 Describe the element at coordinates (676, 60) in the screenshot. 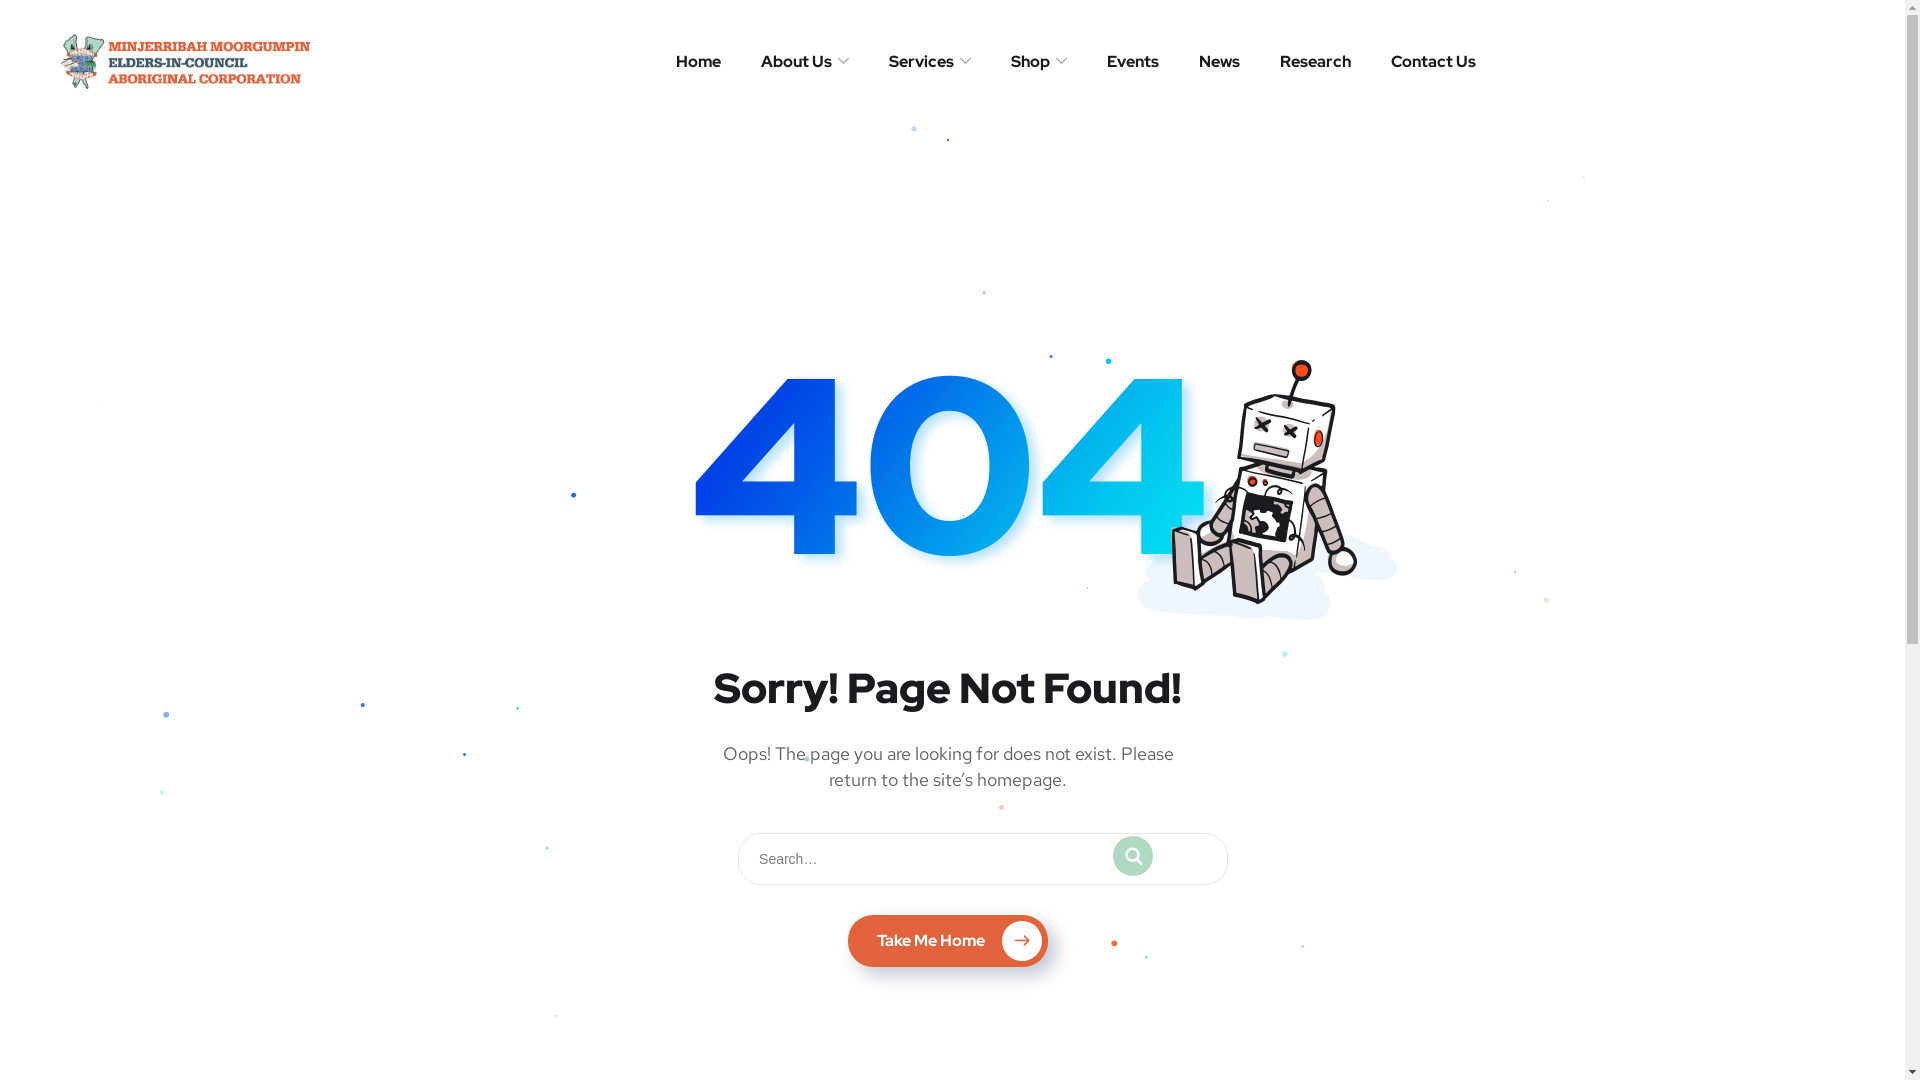

I see `'Home'` at that location.